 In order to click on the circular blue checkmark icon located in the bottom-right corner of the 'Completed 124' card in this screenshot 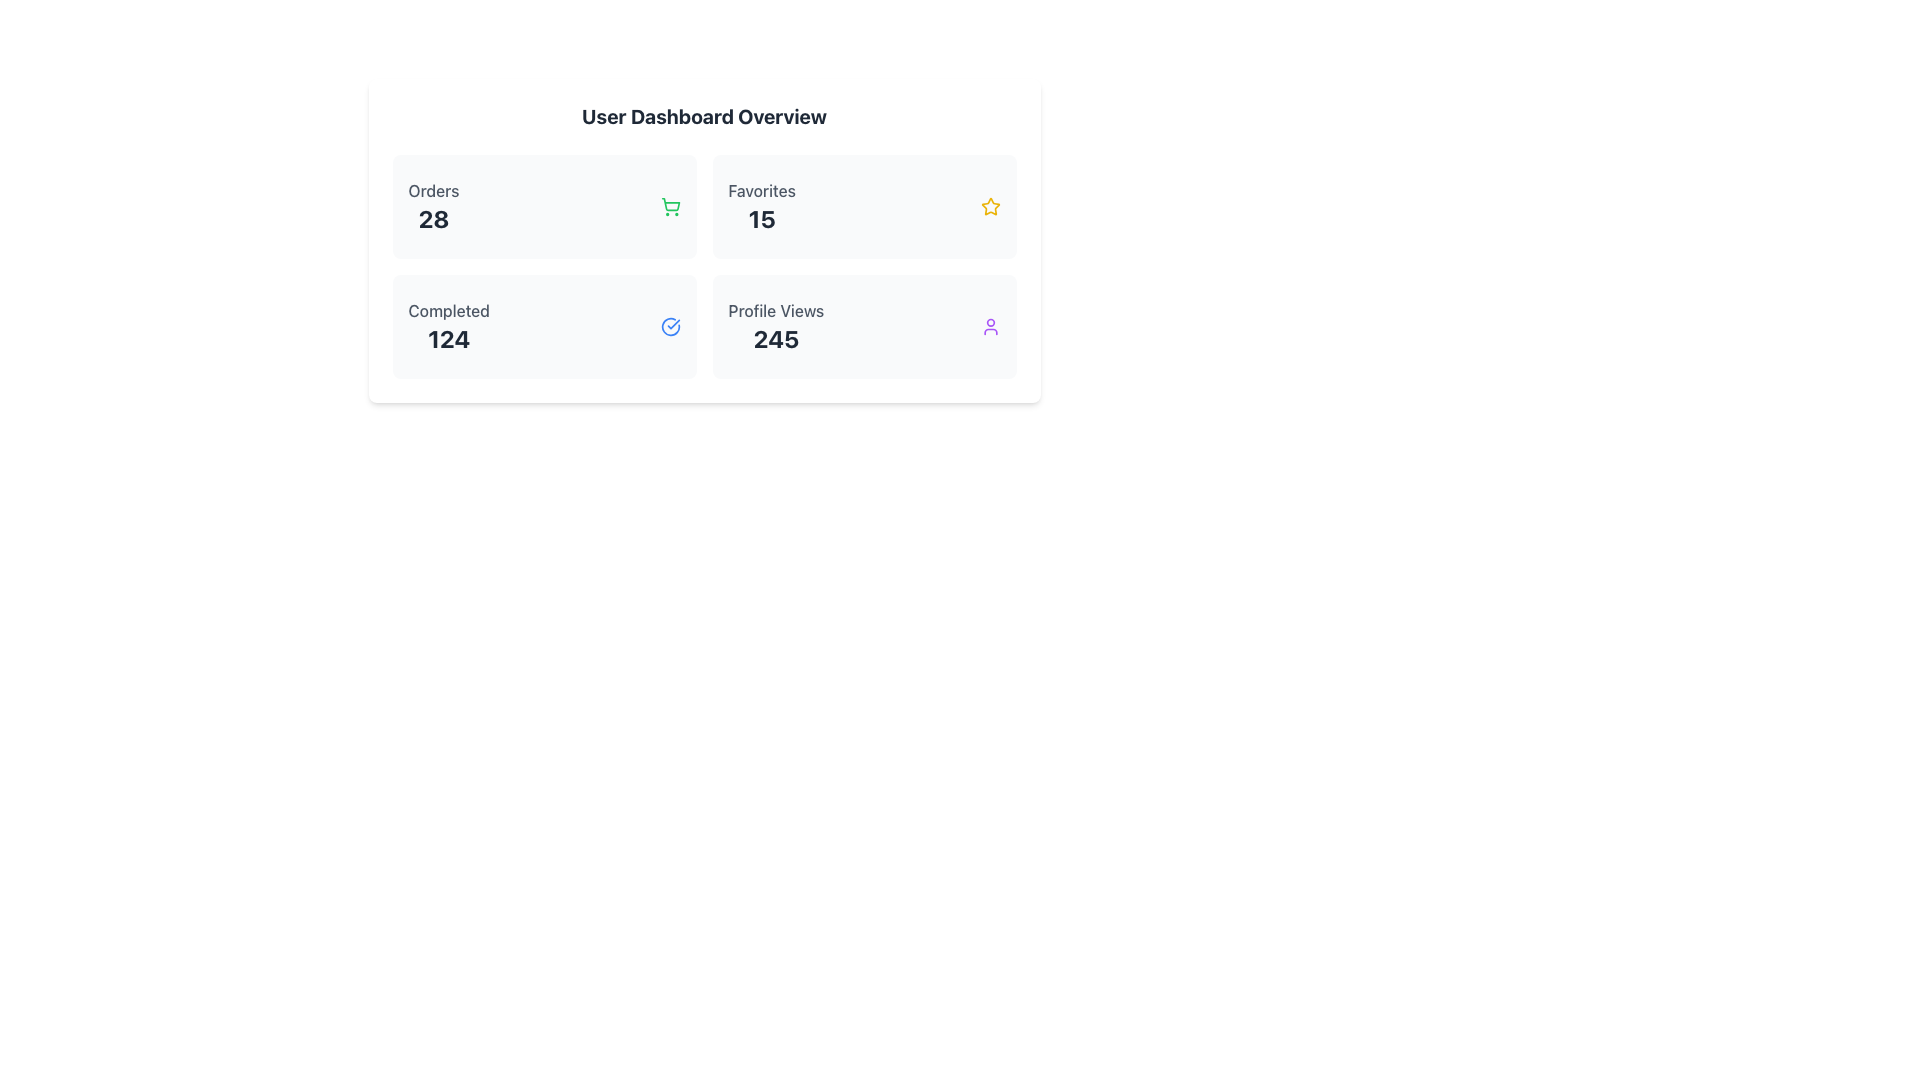, I will do `click(670, 326)`.